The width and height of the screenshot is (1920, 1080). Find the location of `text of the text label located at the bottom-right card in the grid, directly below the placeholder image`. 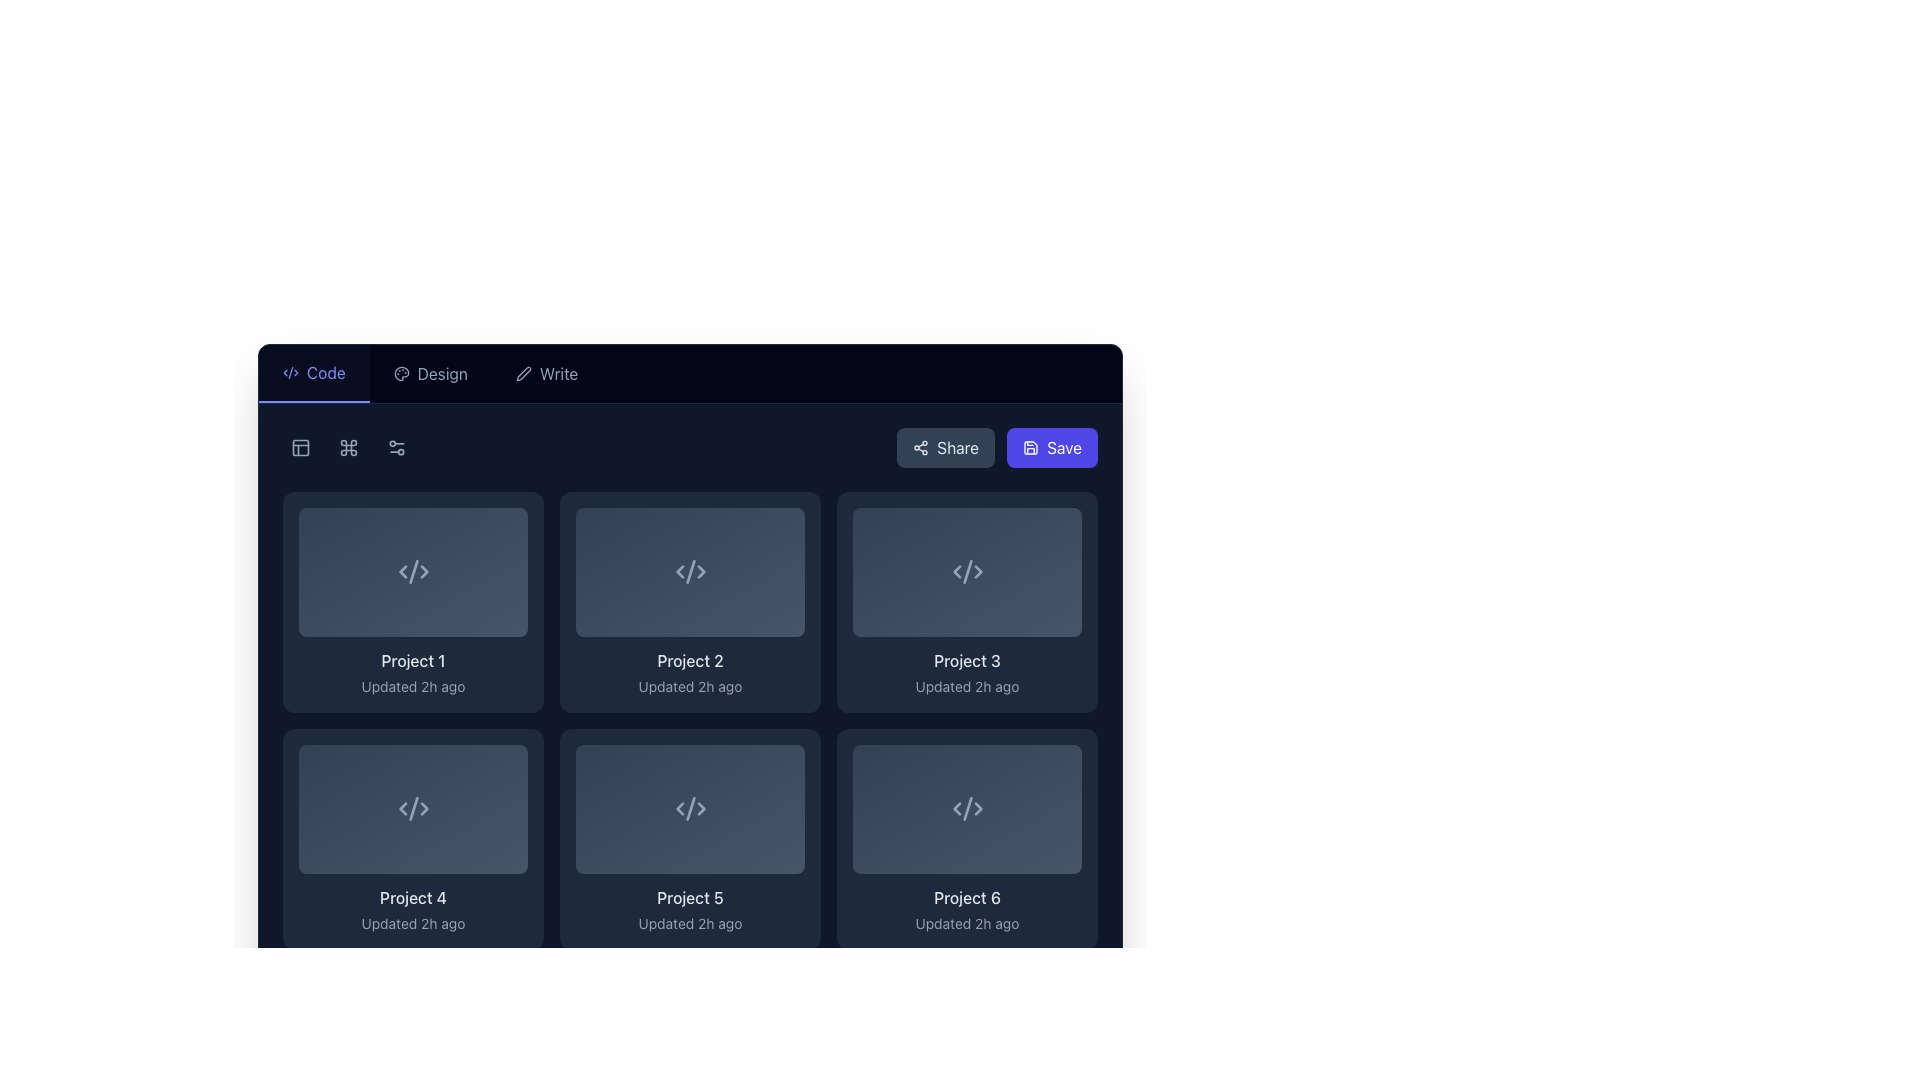

text of the text label located at the bottom-right card in the grid, directly below the placeholder image is located at coordinates (967, 896).